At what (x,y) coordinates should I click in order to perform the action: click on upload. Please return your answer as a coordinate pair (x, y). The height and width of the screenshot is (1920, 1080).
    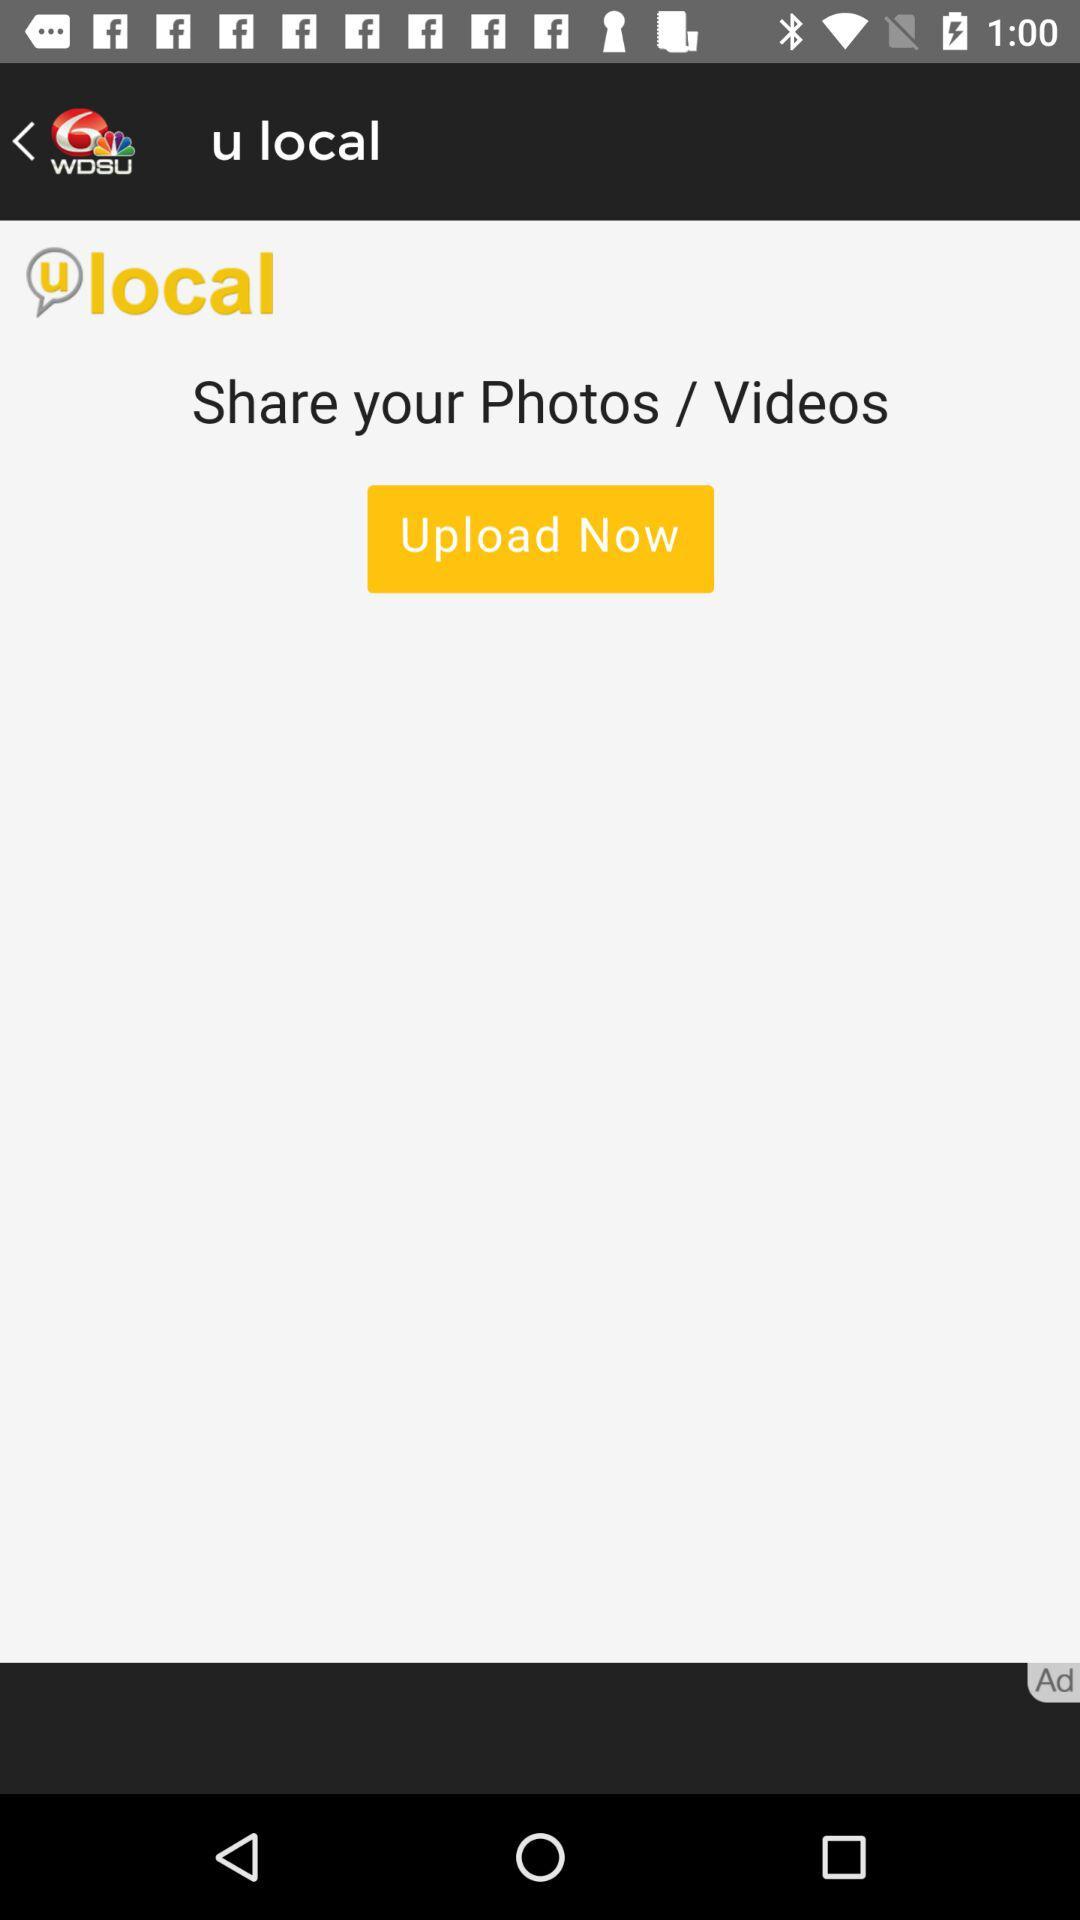
    Looking at the image, I should click on (540, 940).